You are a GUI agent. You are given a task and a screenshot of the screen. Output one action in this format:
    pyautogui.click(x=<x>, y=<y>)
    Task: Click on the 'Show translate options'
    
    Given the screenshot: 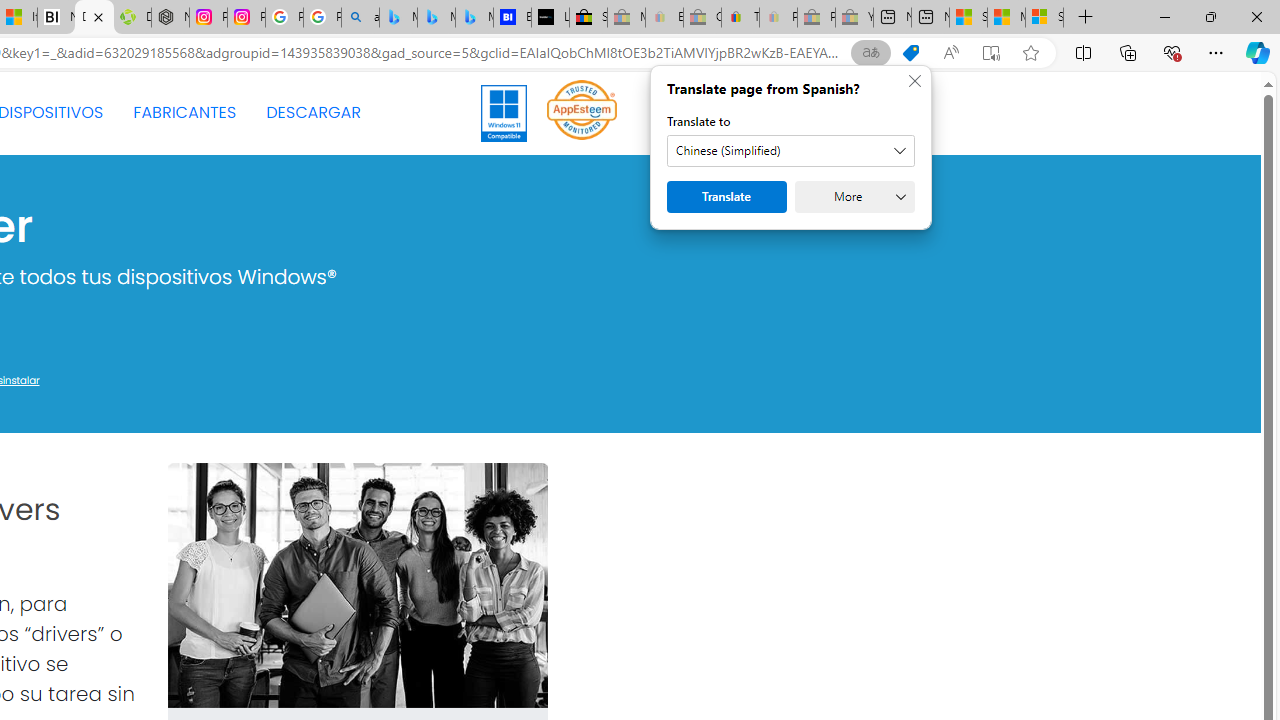 What is the action you would take?
    pyautogui.click(x=871, y=52)
    